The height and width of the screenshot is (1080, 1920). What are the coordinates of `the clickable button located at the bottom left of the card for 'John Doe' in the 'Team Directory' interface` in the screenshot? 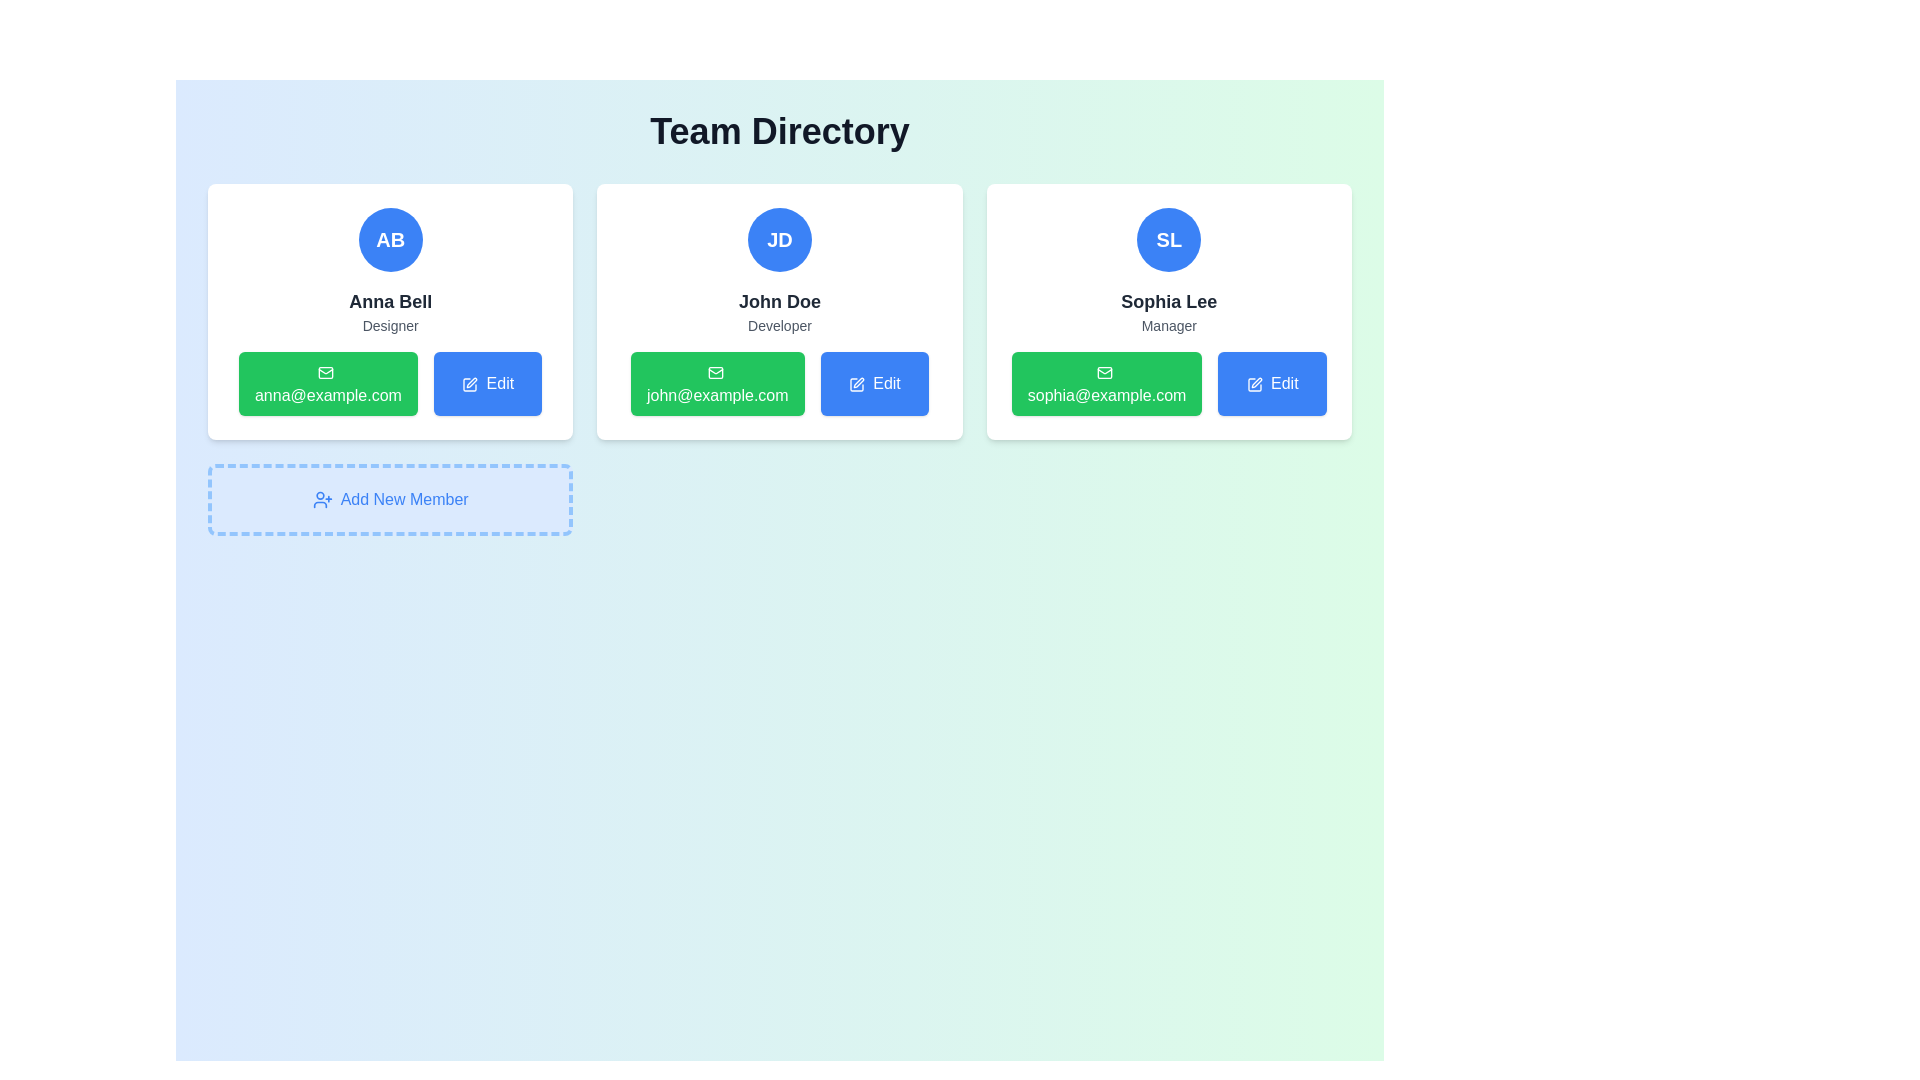 It's located at (717, 384).